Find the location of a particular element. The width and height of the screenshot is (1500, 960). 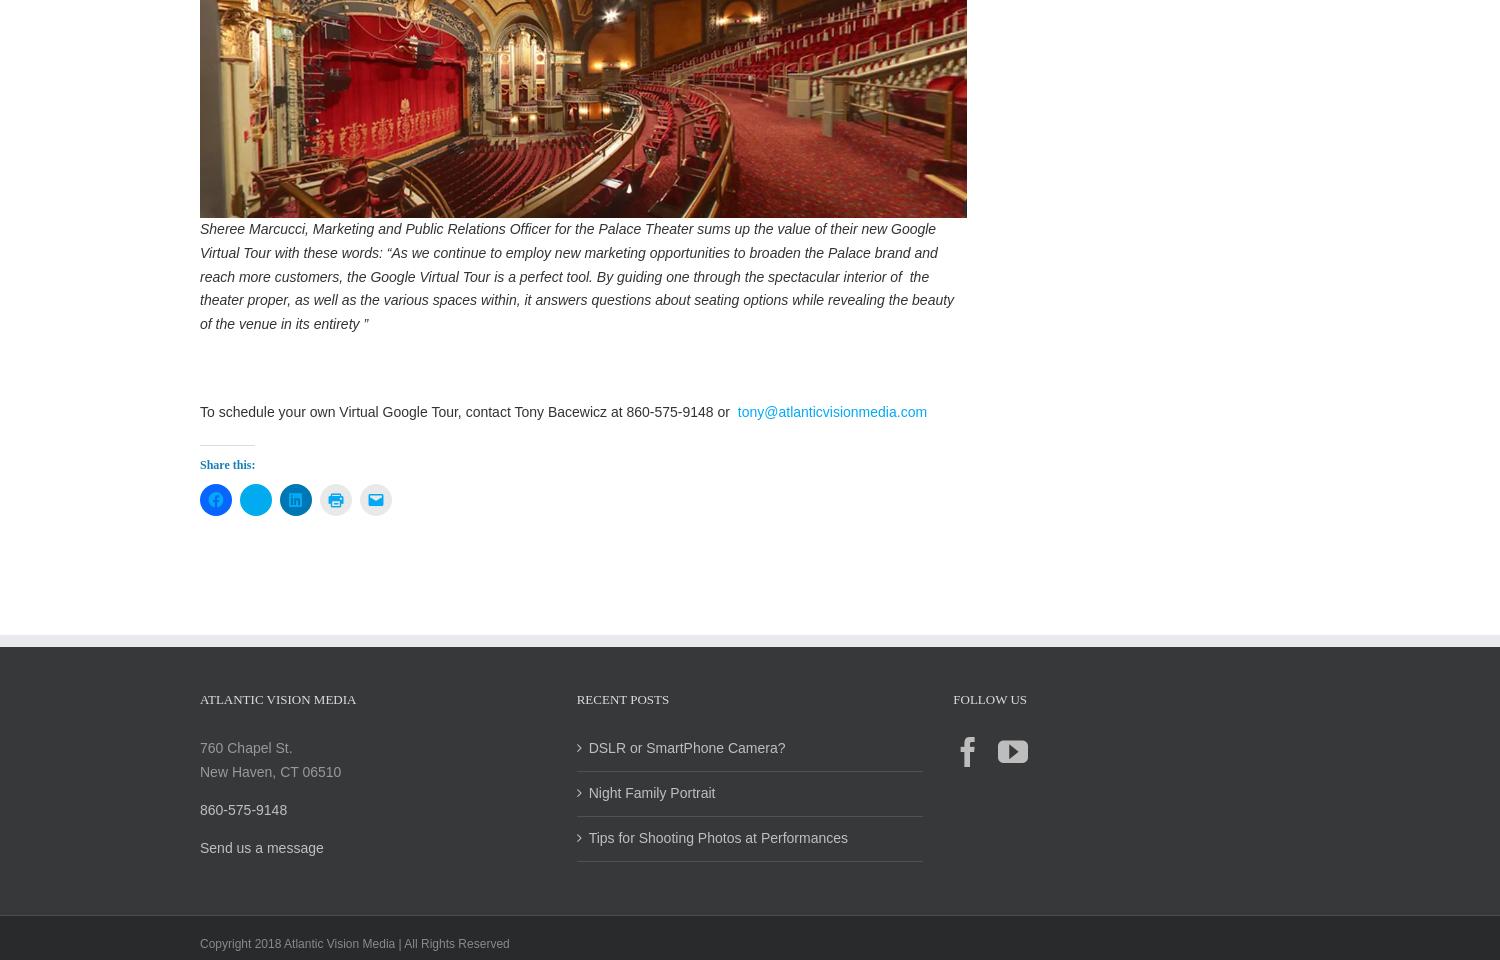

'Sheree Marcucci, Marketing and Public Relations Officer for the Palace Theater sums up the value of their new Google Virtual Tour with these words: “As we continue to employ new marketing opportunities to broaden the Palace brand and reach more customers, the Google Virtual Tour is a perfect tool. By guiding one through the spectacular interior of  the theater proper, as well as the various spaces within, it answers questions about seating options while revealing the beauty of the venue in its entirety ”' is located at coordinates (198, 296).